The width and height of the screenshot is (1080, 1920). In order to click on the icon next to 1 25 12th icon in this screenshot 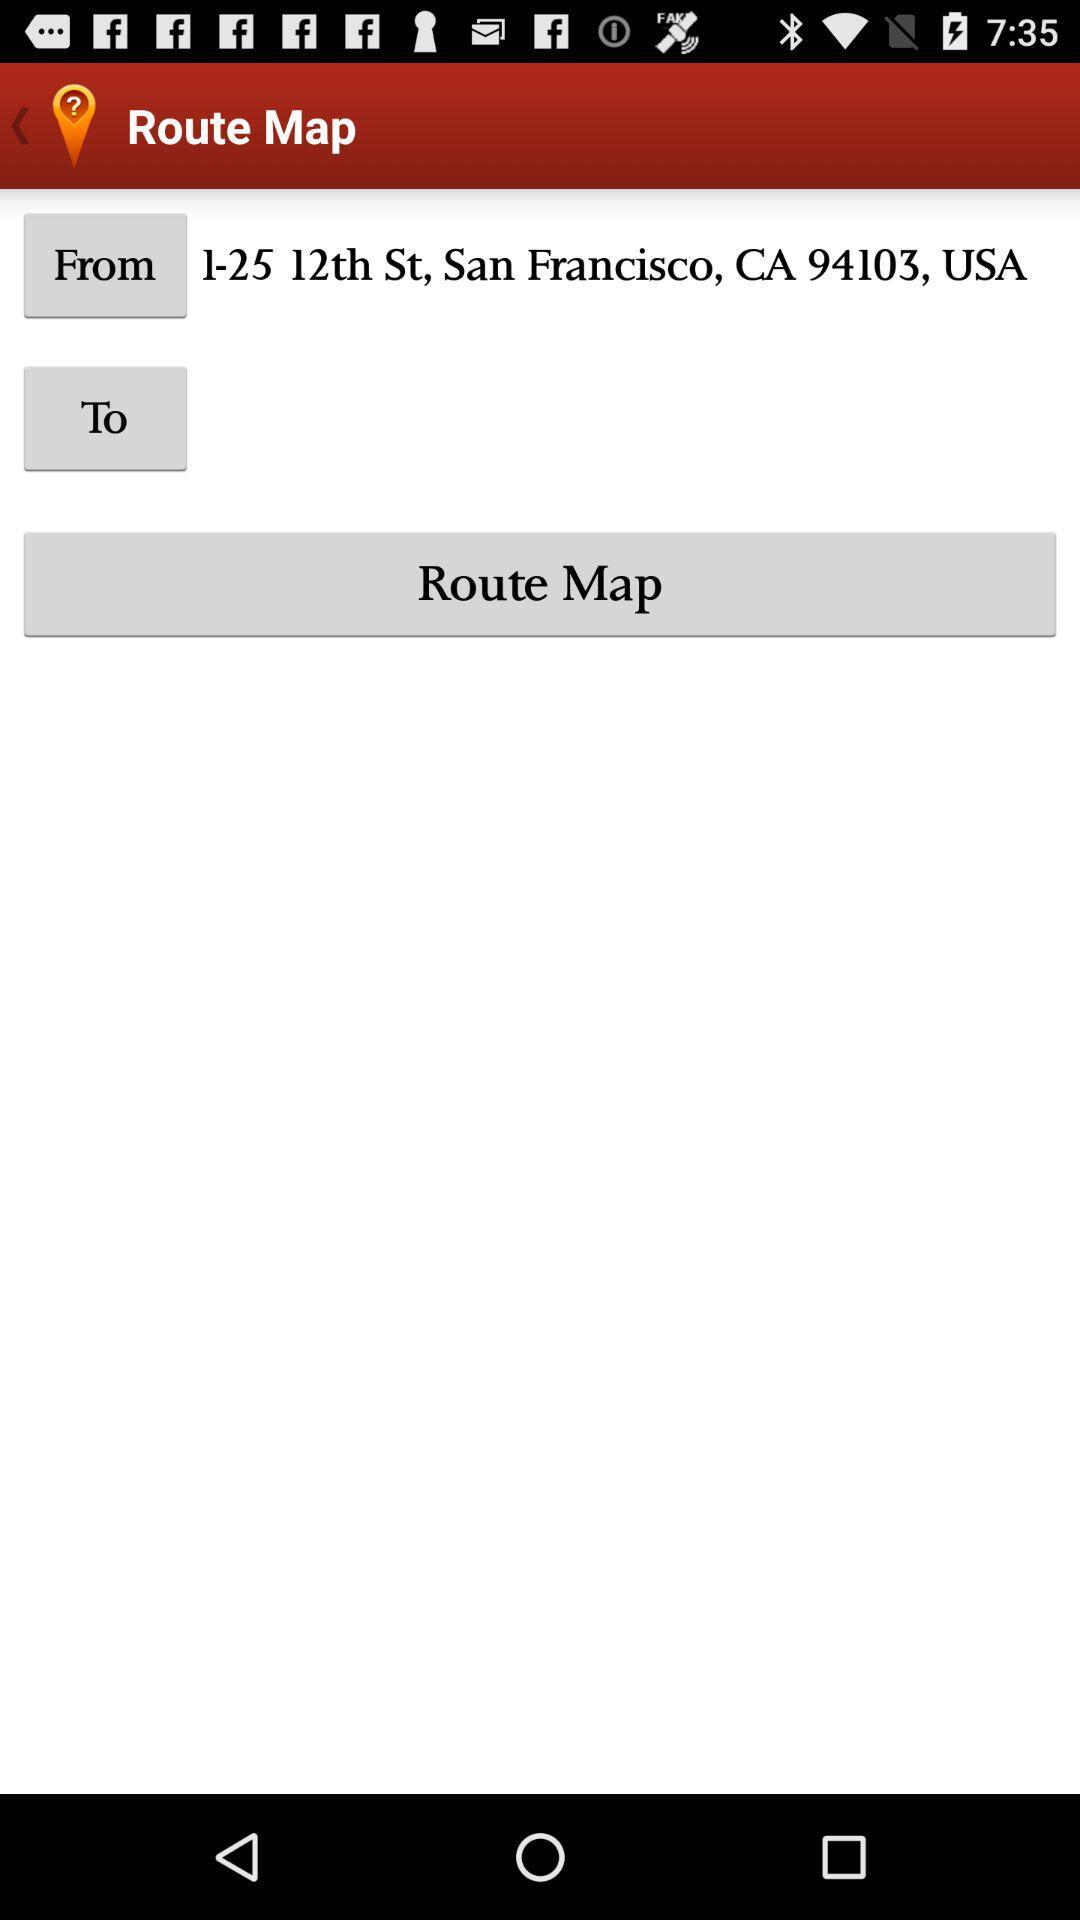, I will do `click(105, 264)`.